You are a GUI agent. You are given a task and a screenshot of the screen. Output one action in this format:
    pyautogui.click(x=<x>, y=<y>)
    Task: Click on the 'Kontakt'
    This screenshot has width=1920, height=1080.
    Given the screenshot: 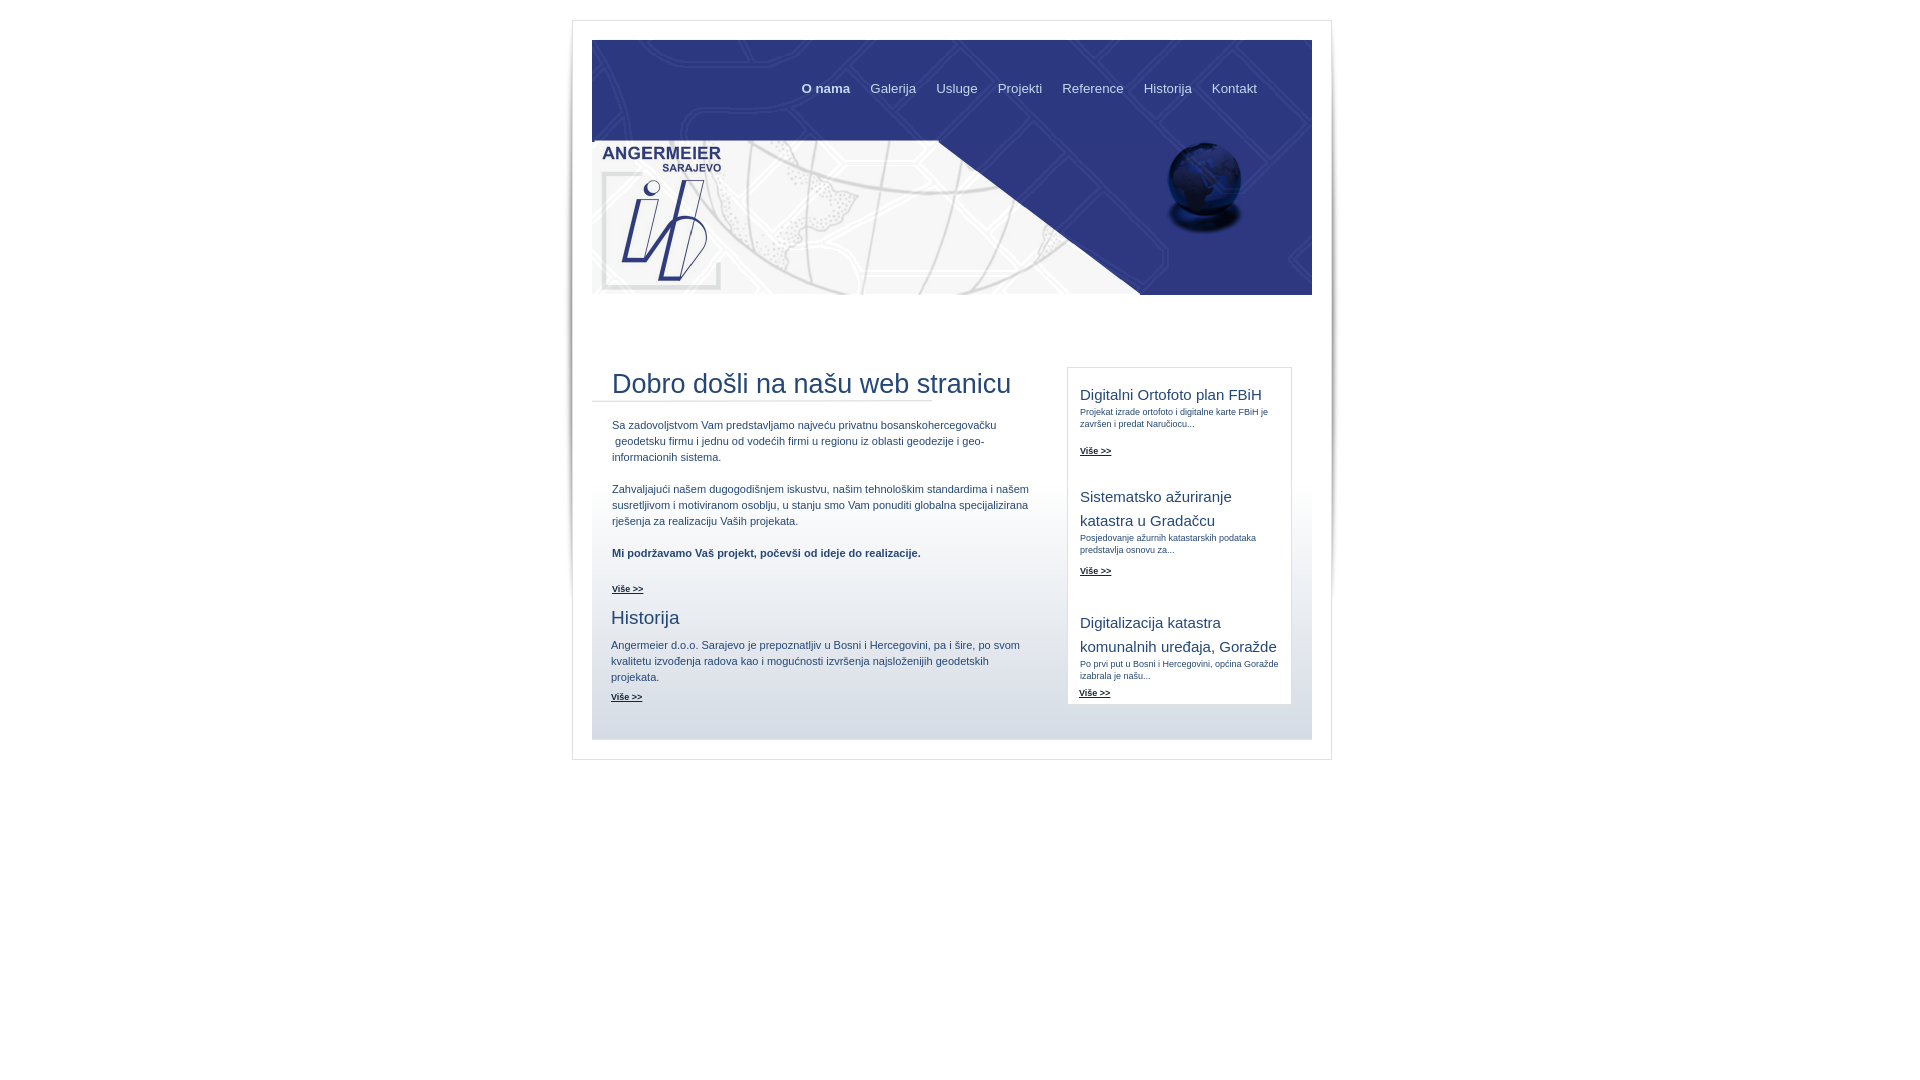 What is the action you would take?
    pyautogui.click(x=1233, y=87)
    